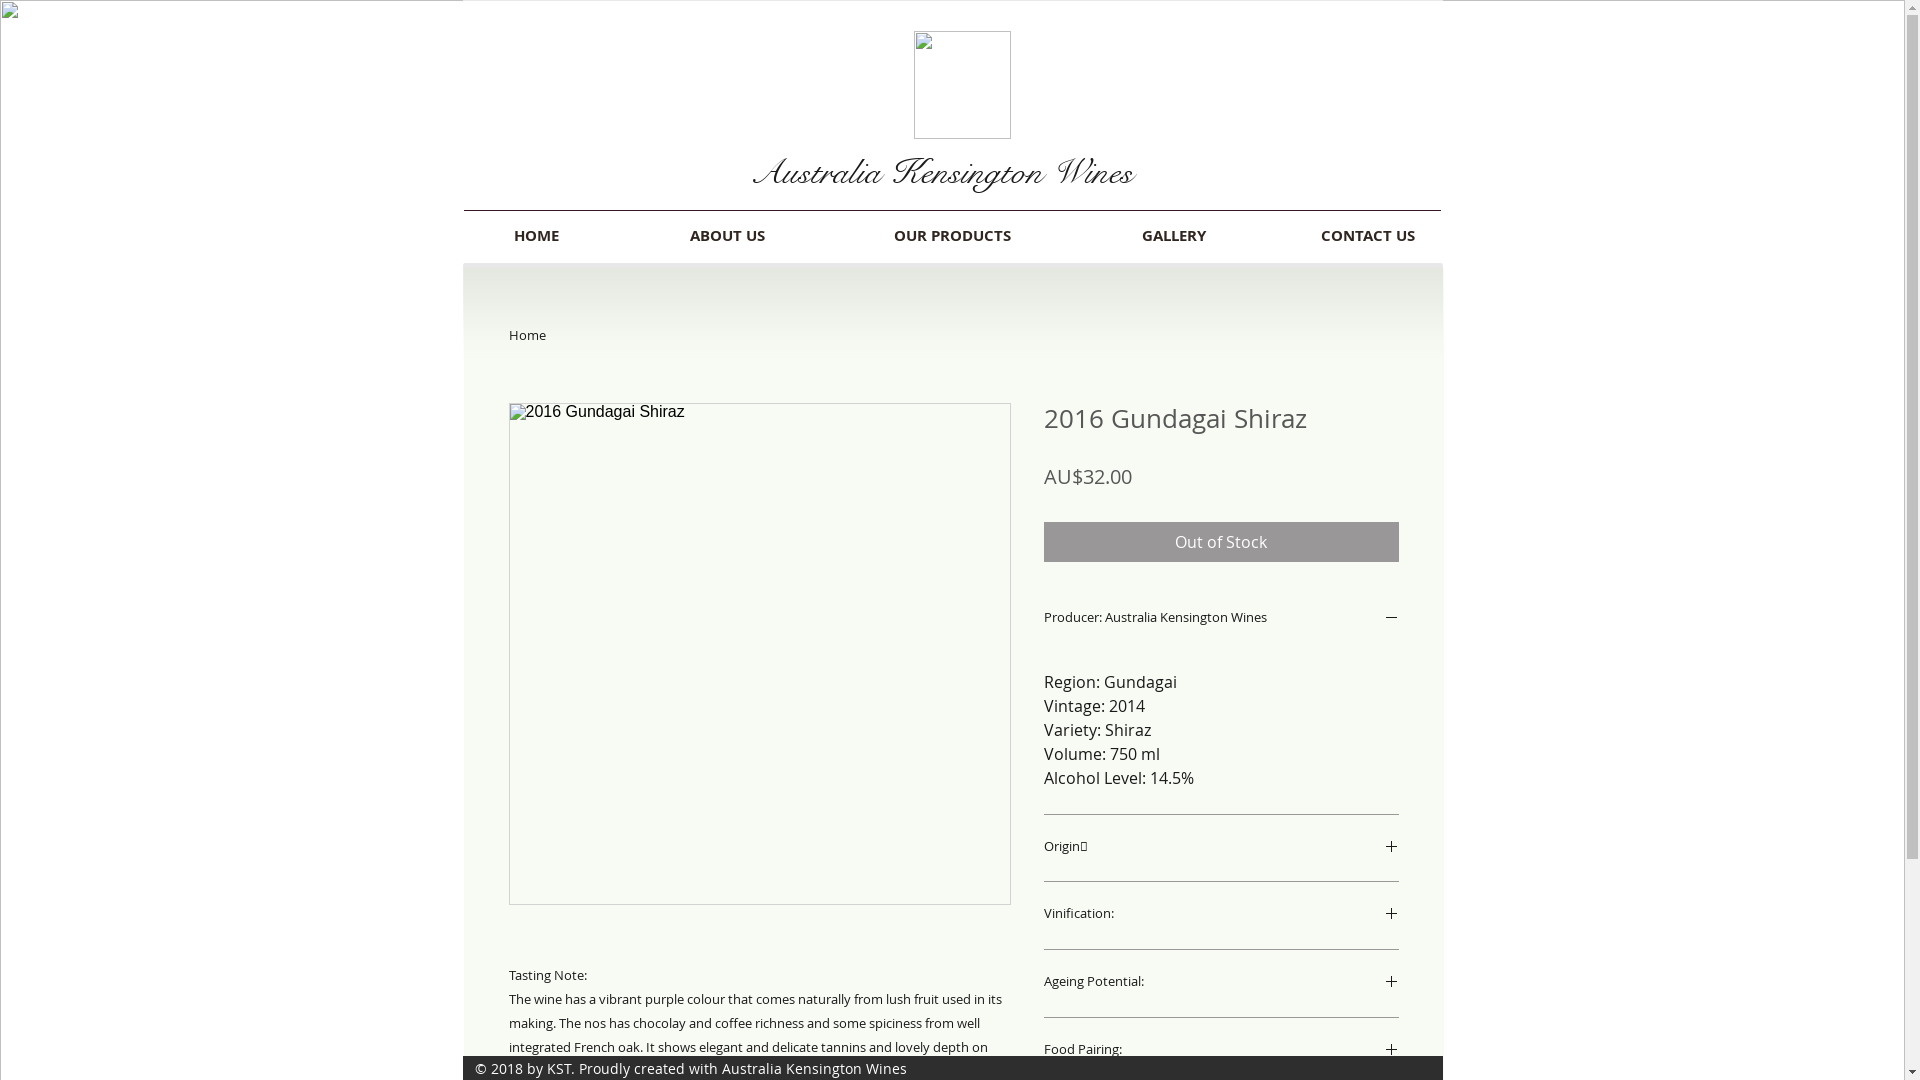 The height and width of the screenshot is (1080, 1920). What do you see at coordinates (1366, 234) in the screenshot?
I see `'CONTACT US'` at bounding box center [1366, 234].